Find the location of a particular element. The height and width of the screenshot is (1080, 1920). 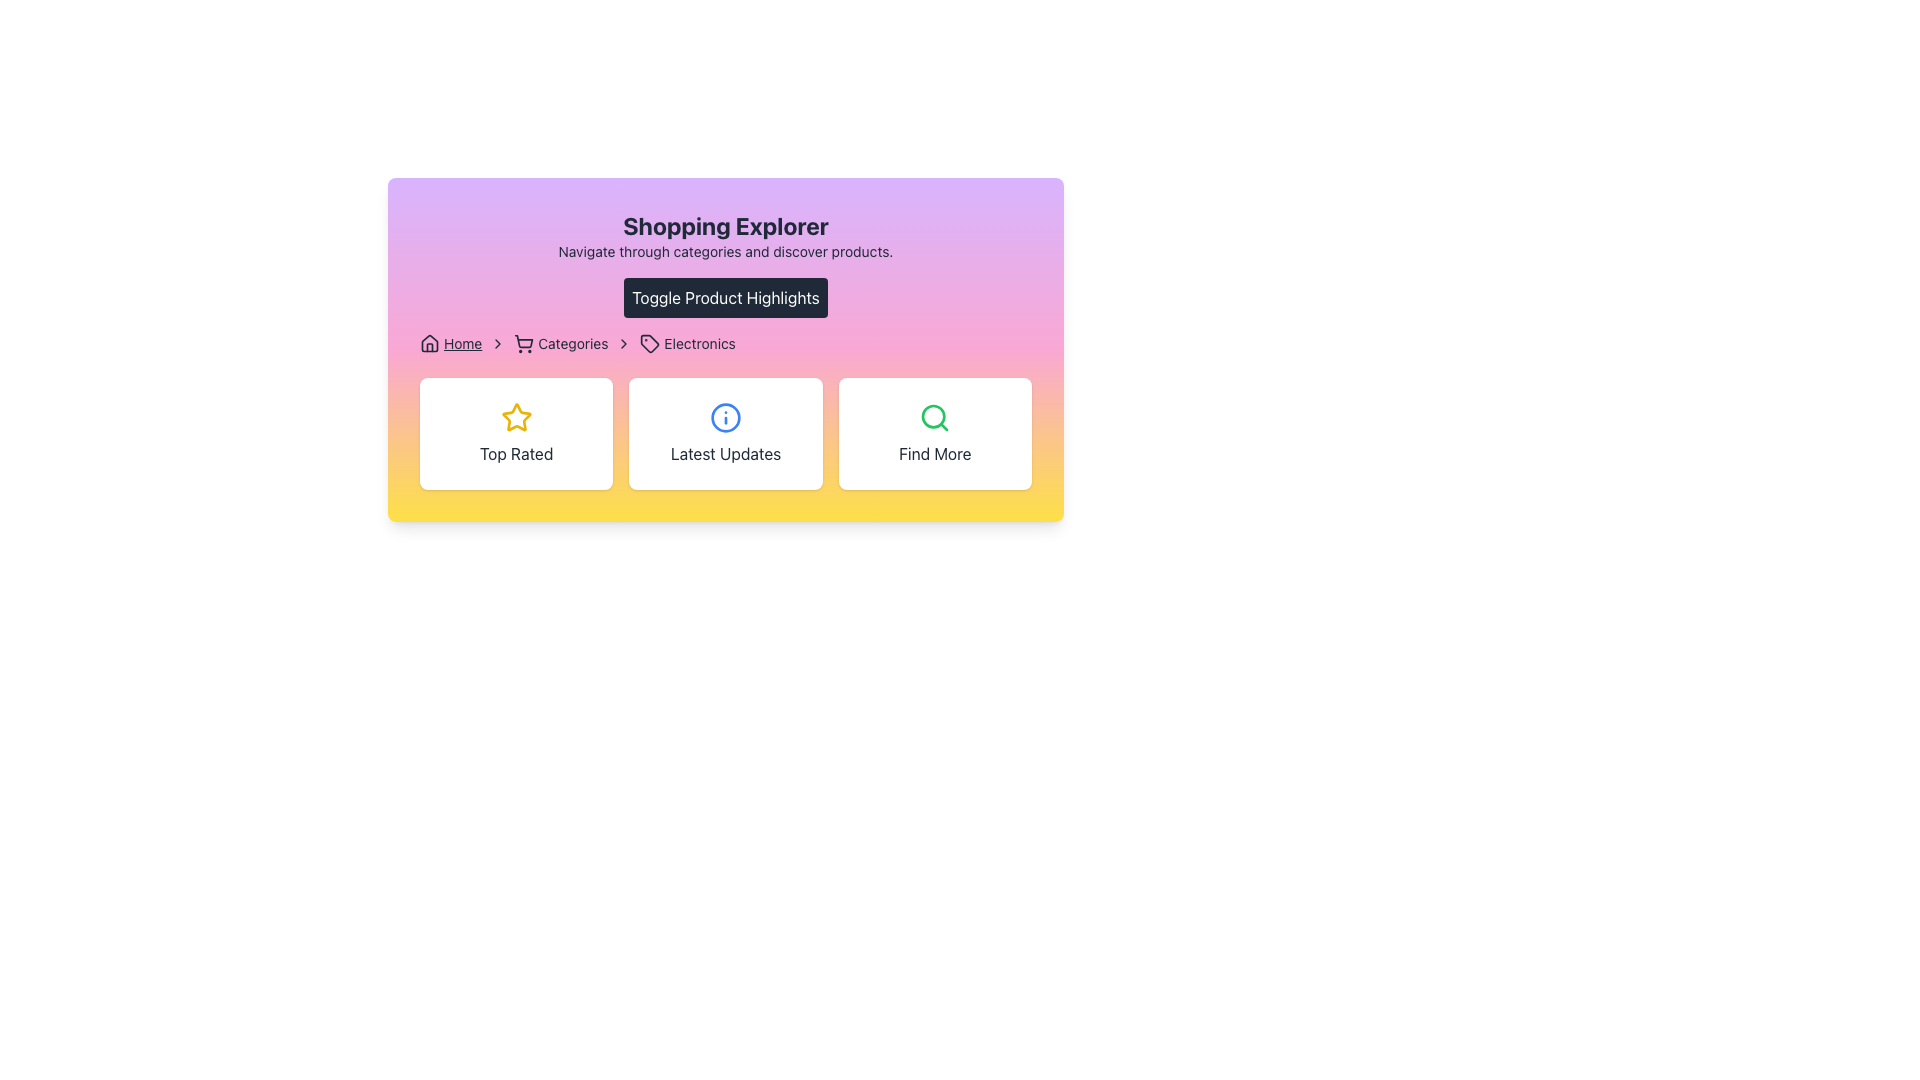

the central part of the shopping cart icon in the breadcrumb navigation area, which is depicted with a wireframe design style is located at coordinates (524, 340).